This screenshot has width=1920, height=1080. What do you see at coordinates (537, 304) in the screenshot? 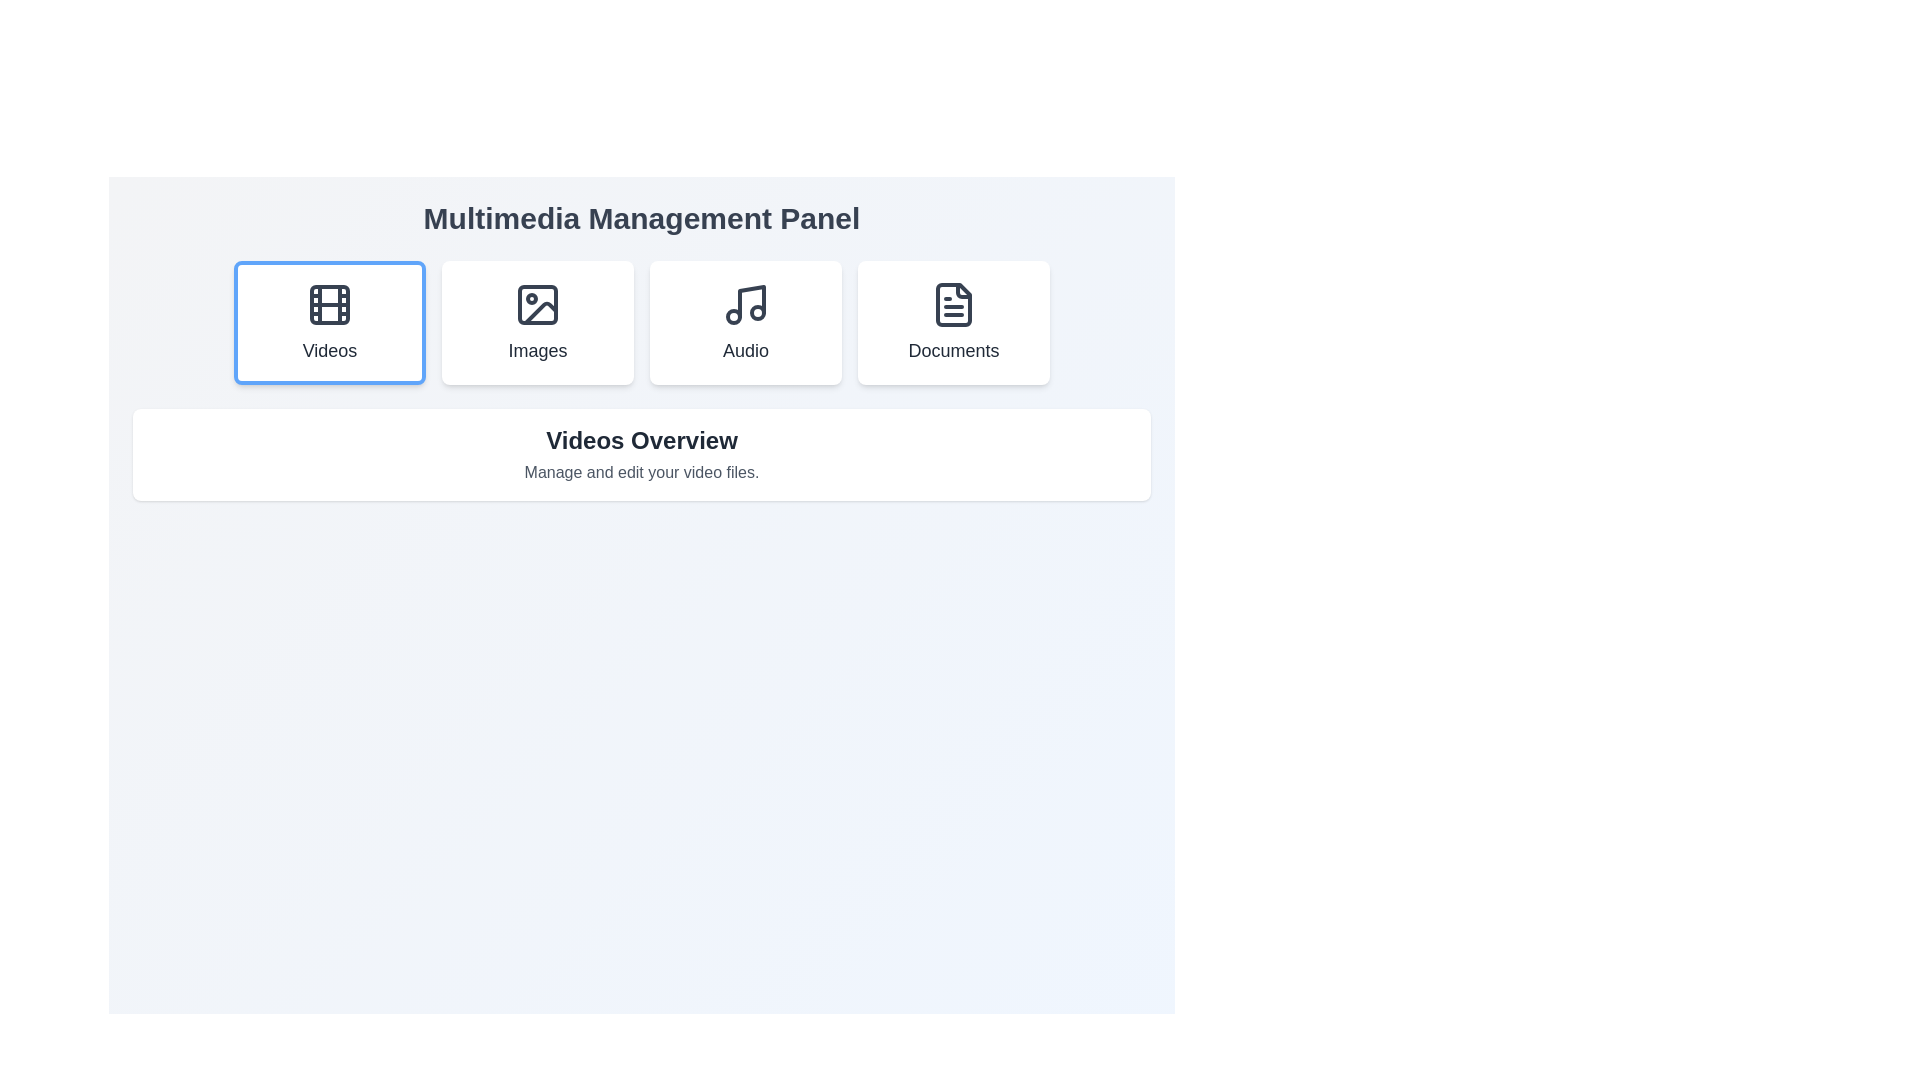
I see `the image placeholder icon located in the second card of the Multimedia Management Panel` at bounding box center [537, 304].